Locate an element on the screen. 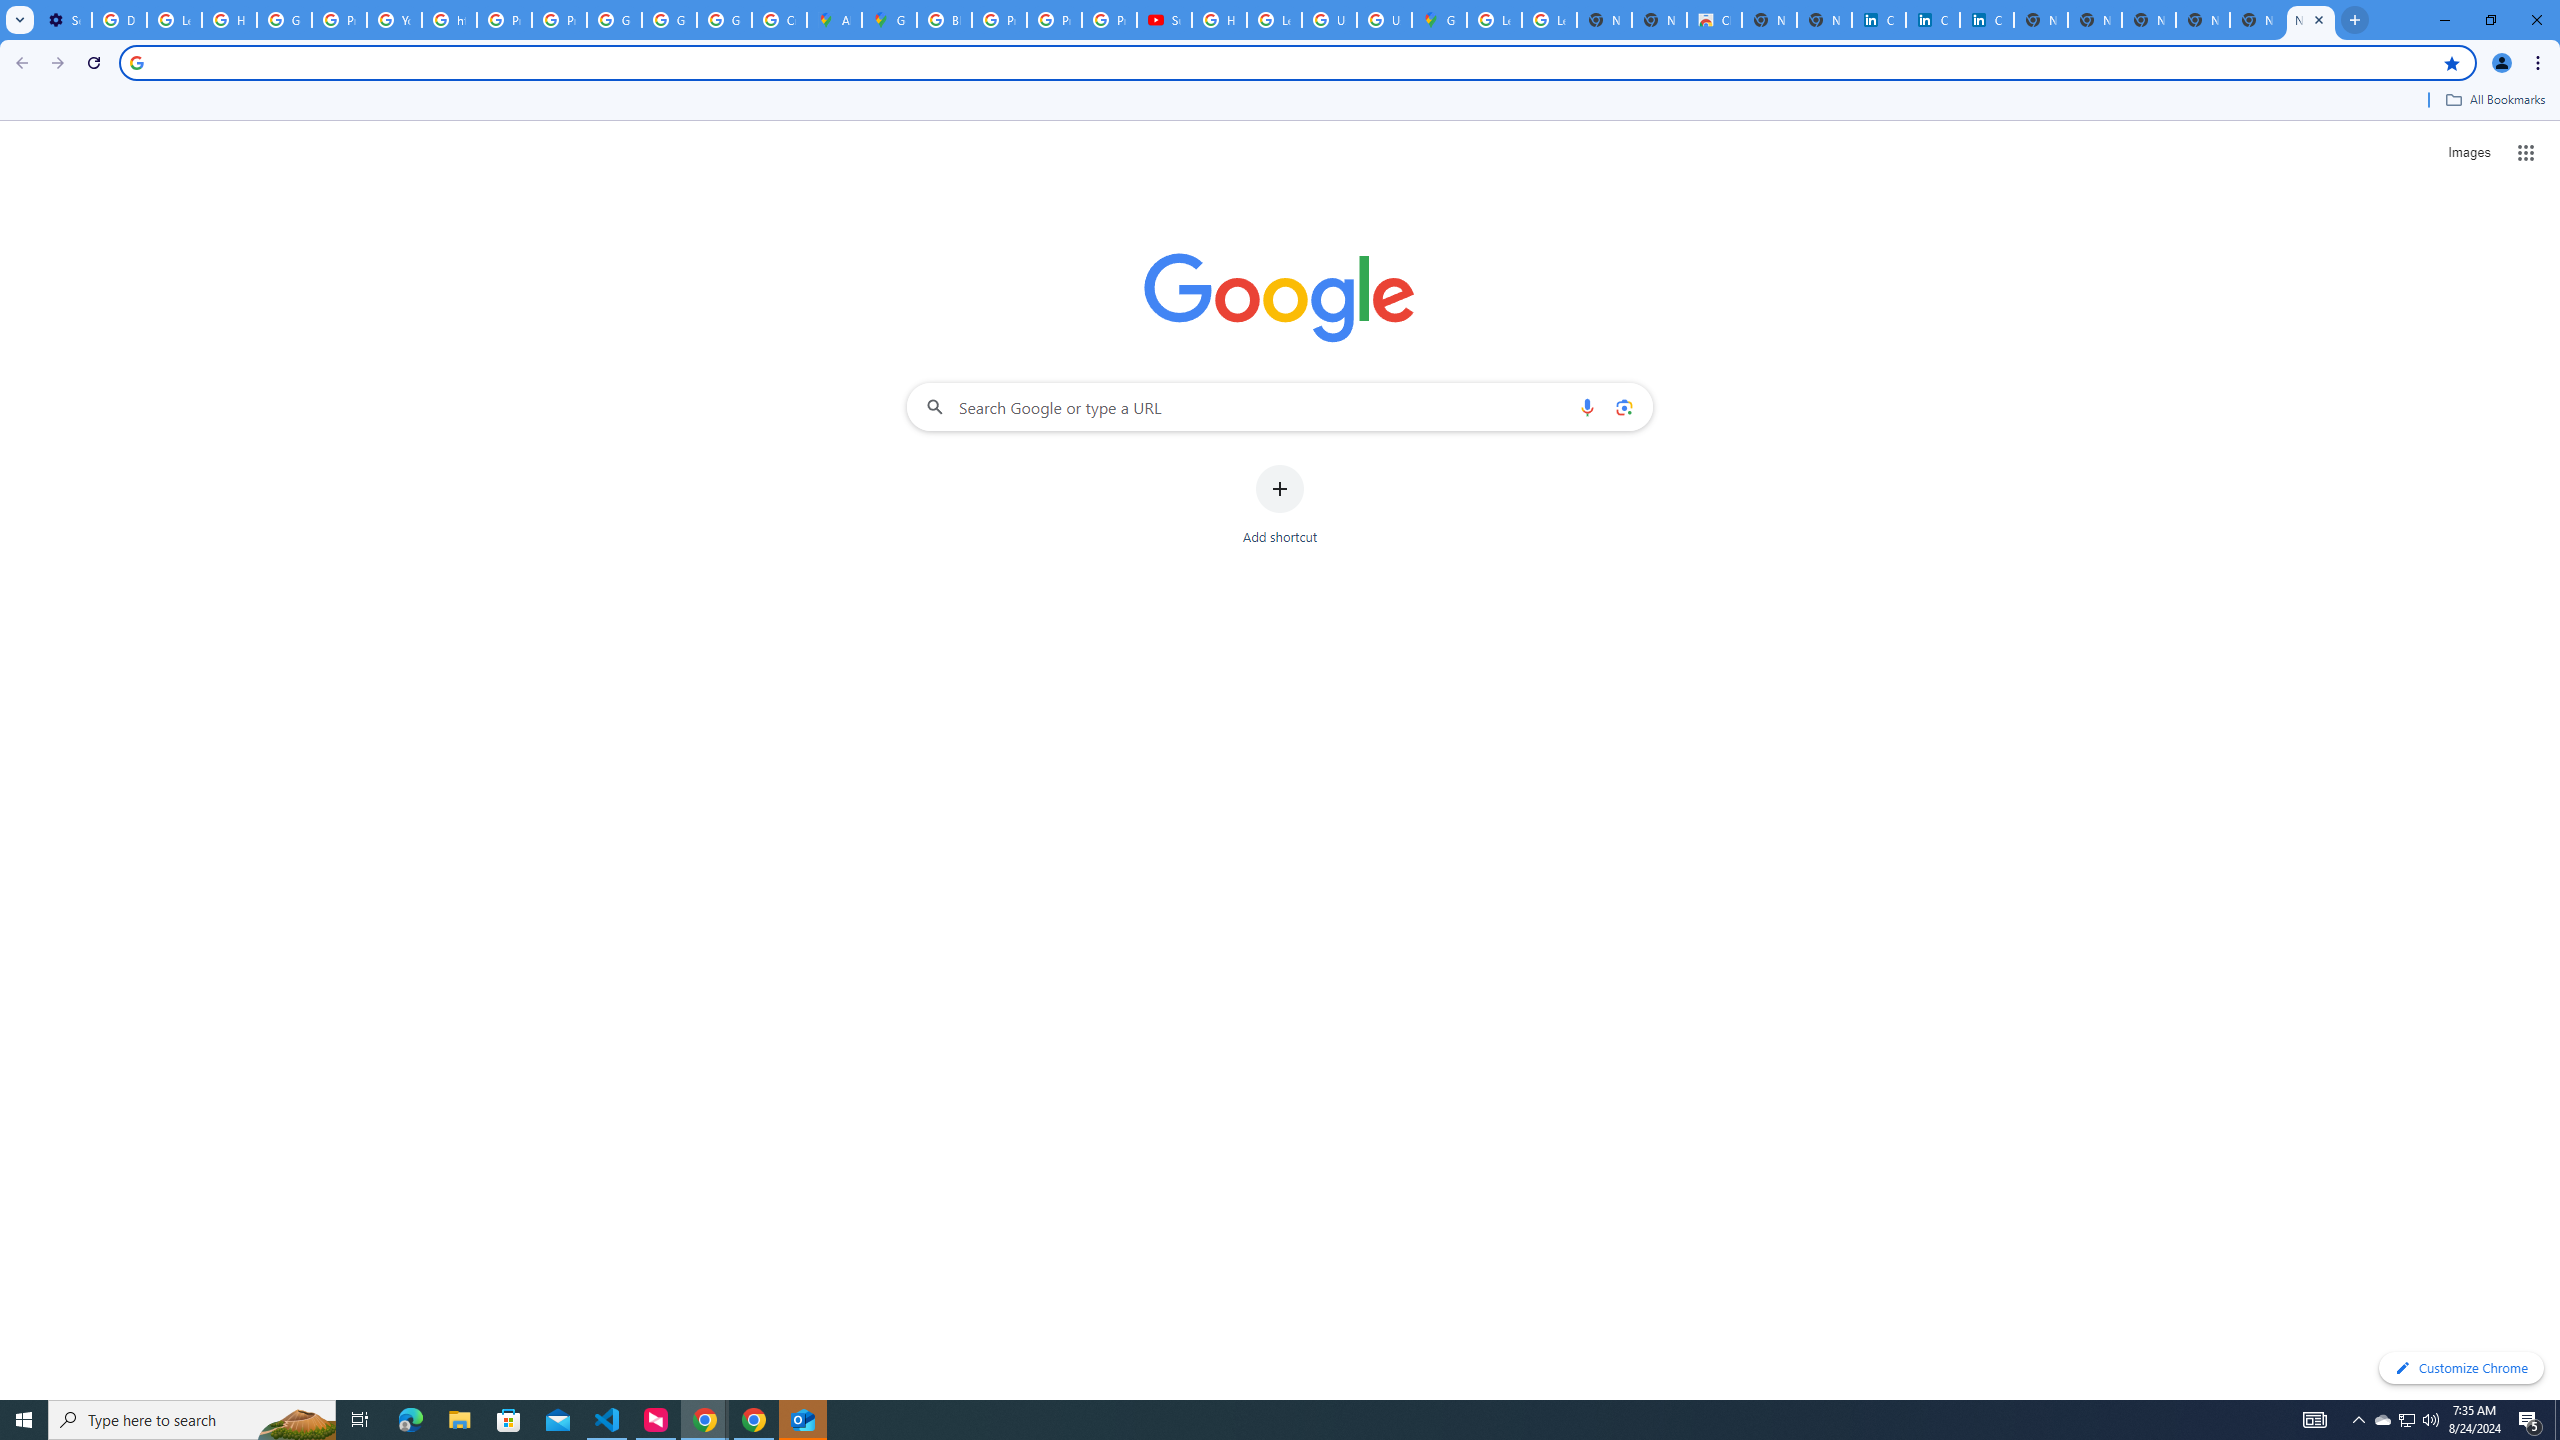 This screenshot has height=1440, width=2560. 'Cookie Policy | LinkedIn' is located at coordinates (1932, 19).